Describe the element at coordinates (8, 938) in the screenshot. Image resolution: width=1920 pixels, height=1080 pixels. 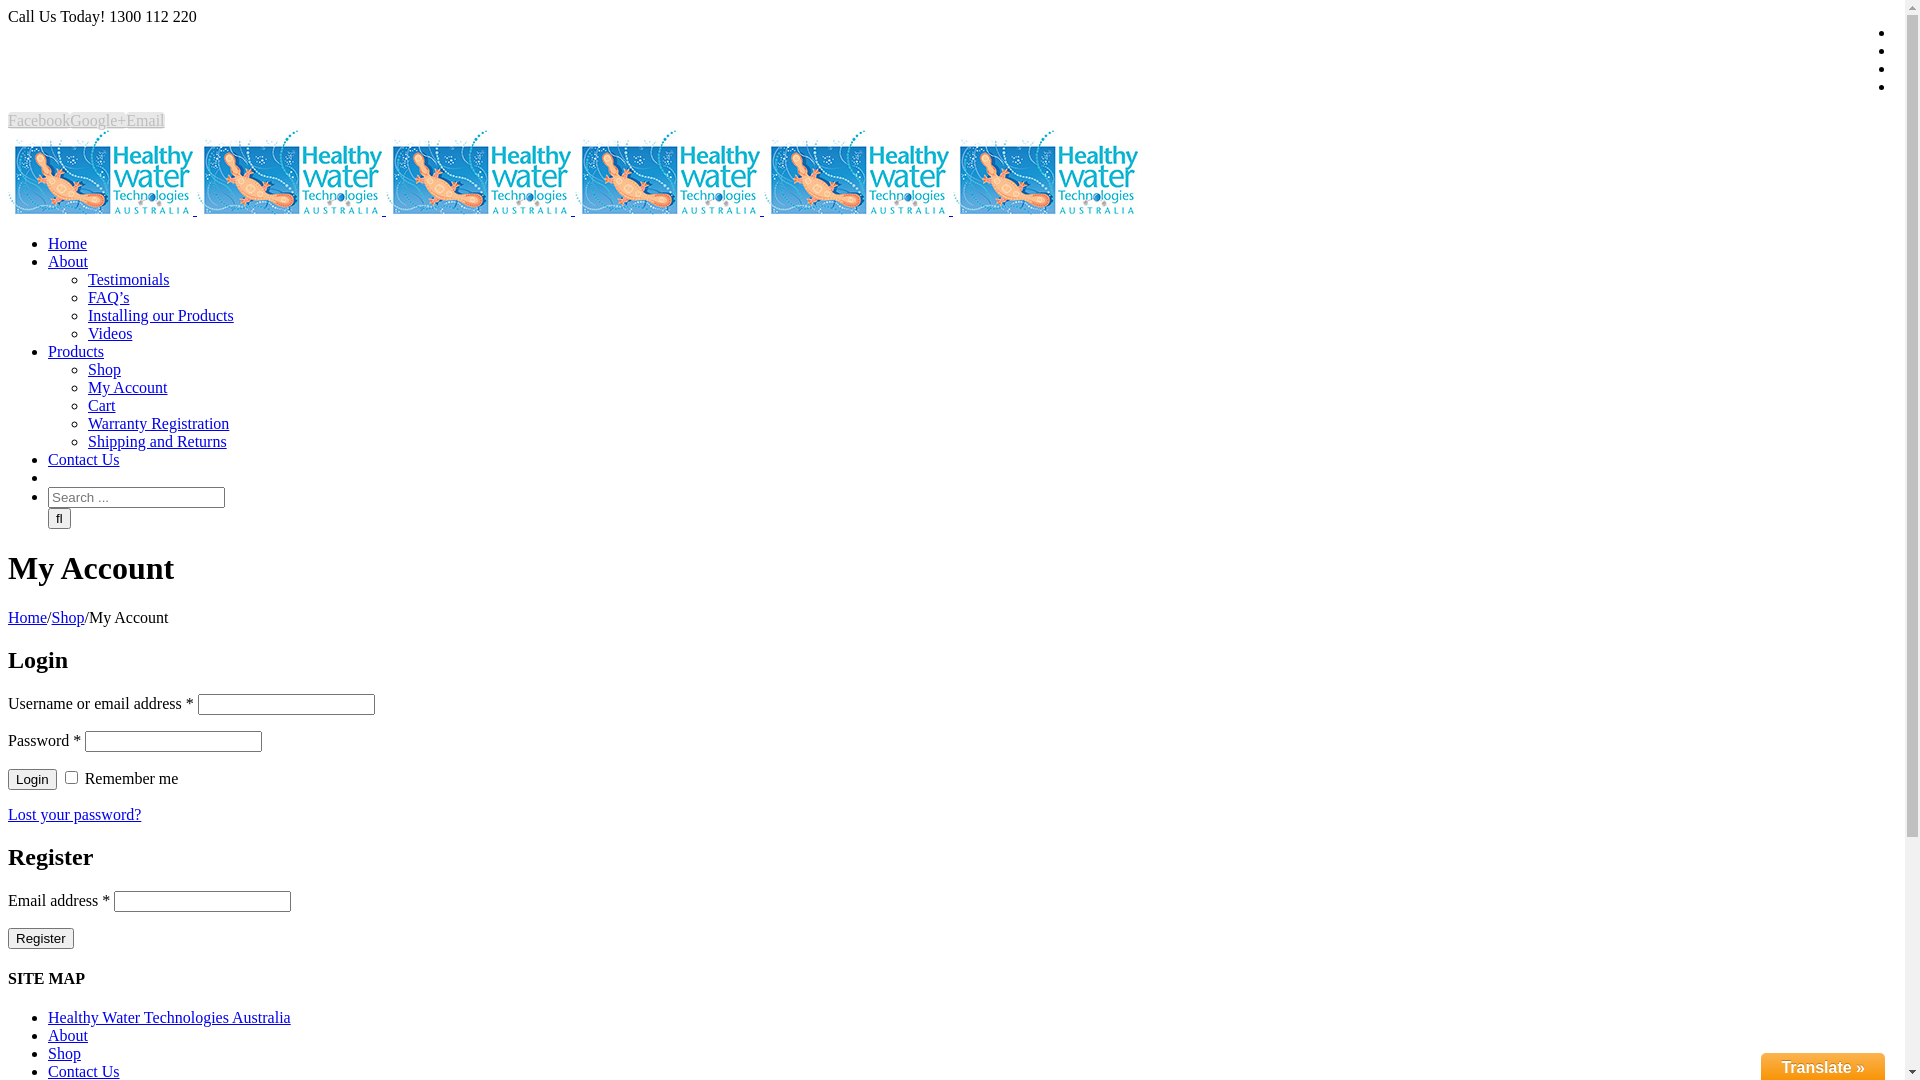
I see `'Register'` at that location.